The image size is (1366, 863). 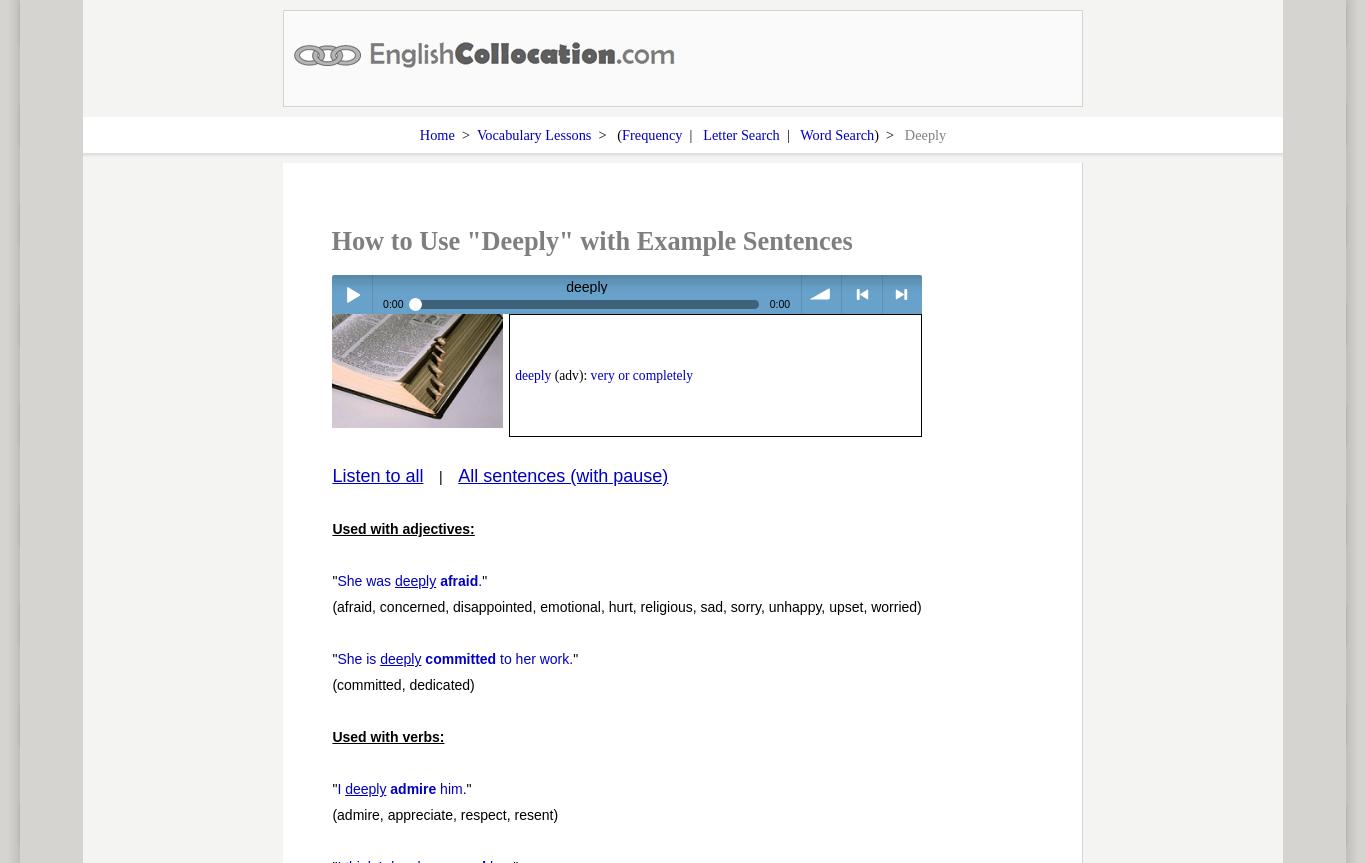 I want to click on 'Word Search', so click(x=835, y=133).